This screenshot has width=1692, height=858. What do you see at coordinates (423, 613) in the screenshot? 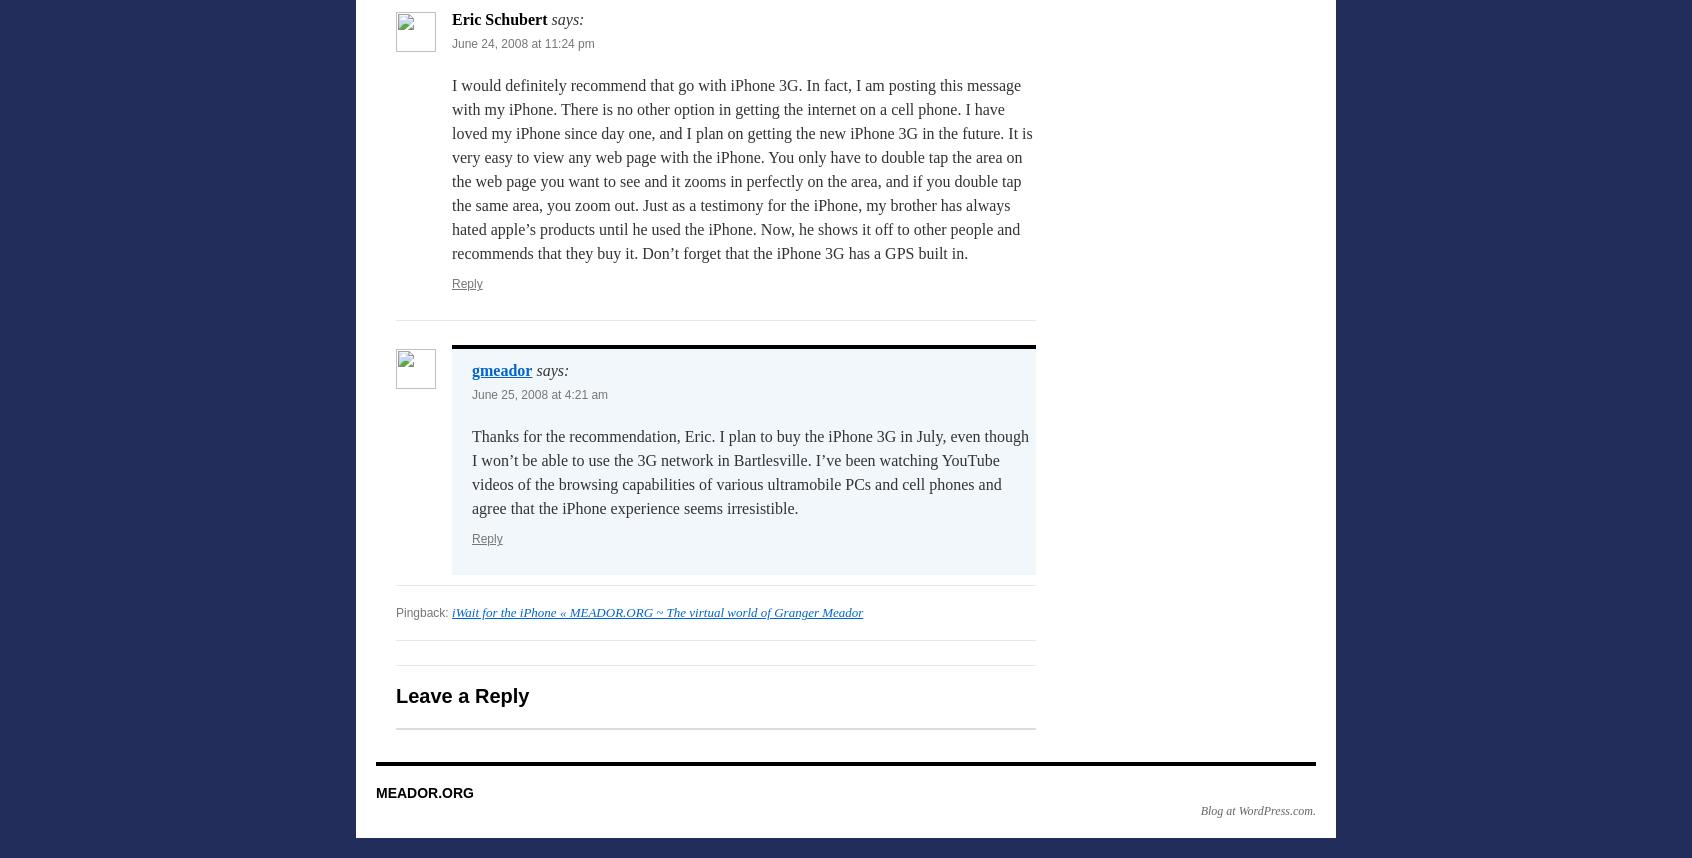
I see `'Pingback:'` at bounding box center [423, 613].